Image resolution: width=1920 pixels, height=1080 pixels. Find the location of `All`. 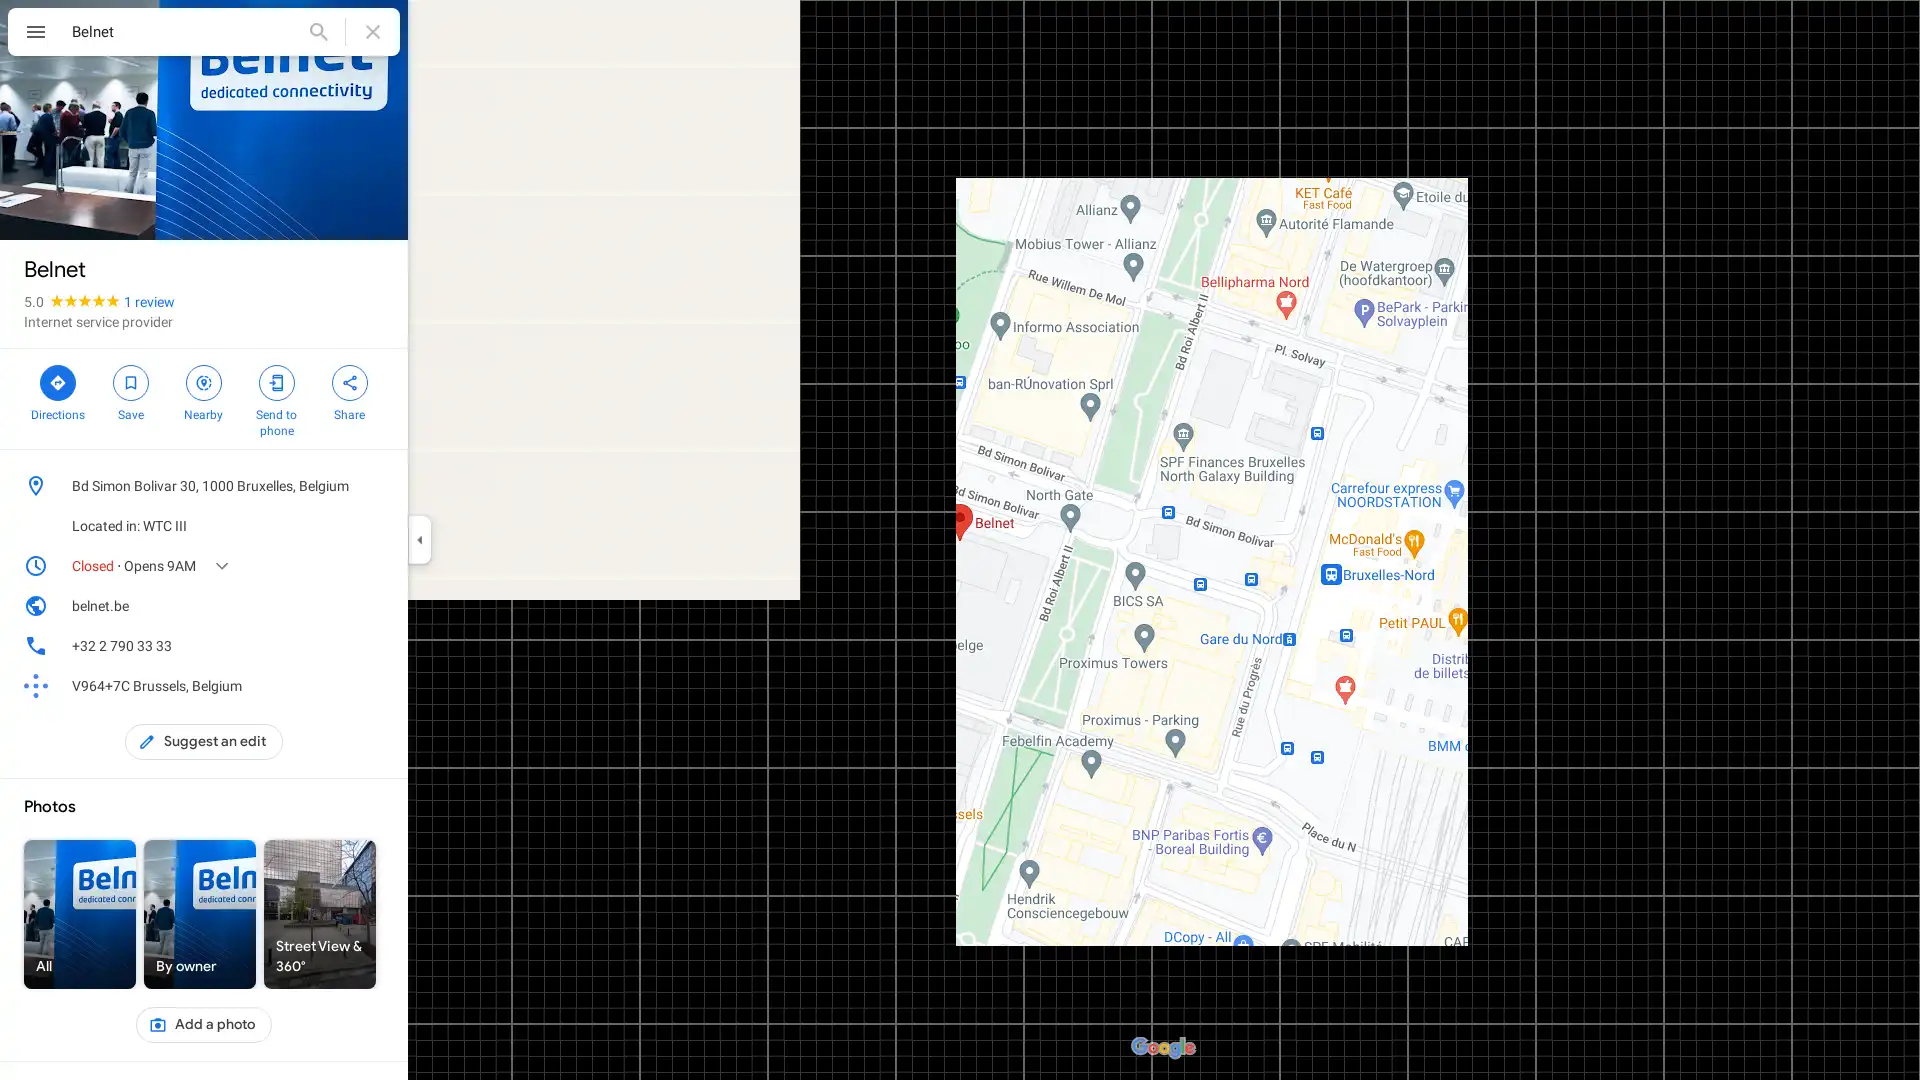

All is located at coordinates (80, 914).